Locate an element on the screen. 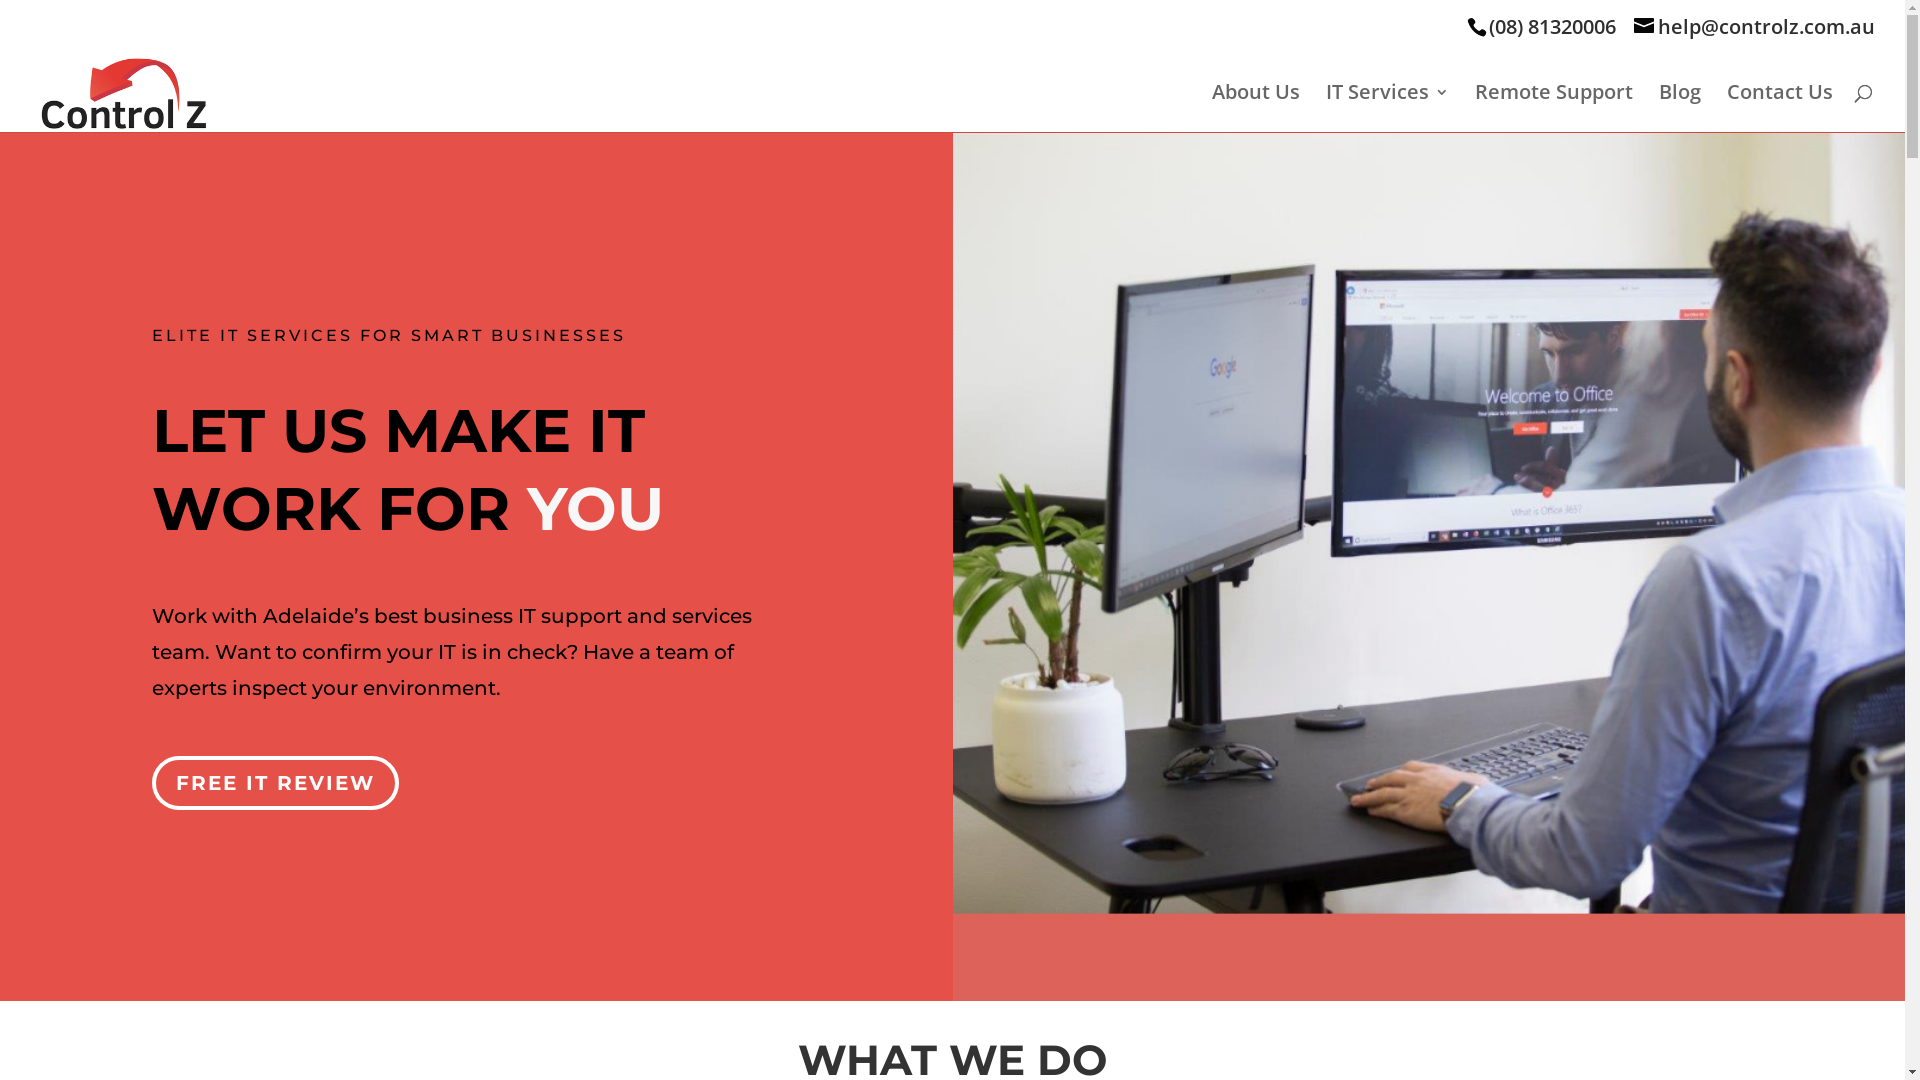 This screenshot has width=1920, height=1080. 'IT Services' is located at coordinates (1386, 108).